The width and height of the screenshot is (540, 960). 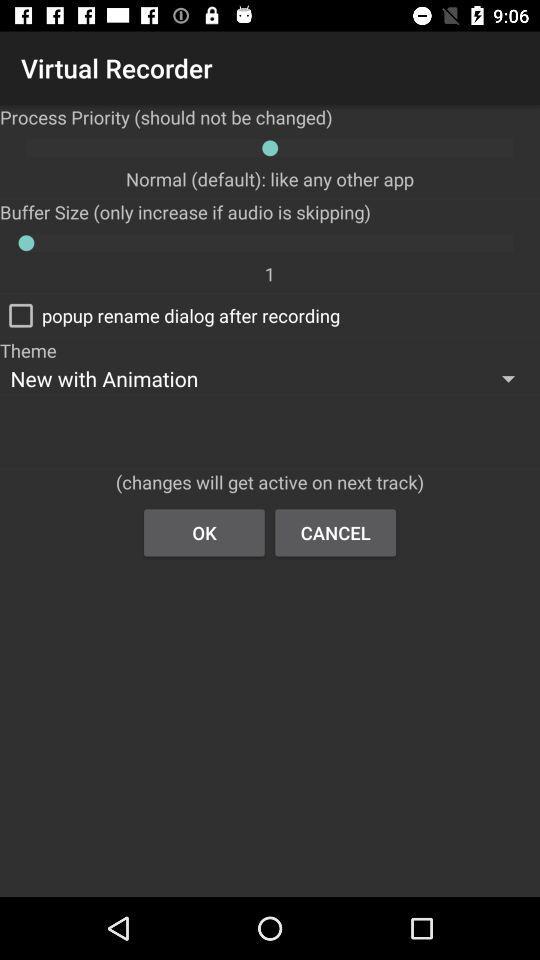 I want to click on icon to the left of the cancel, so click(x=203, y=531).